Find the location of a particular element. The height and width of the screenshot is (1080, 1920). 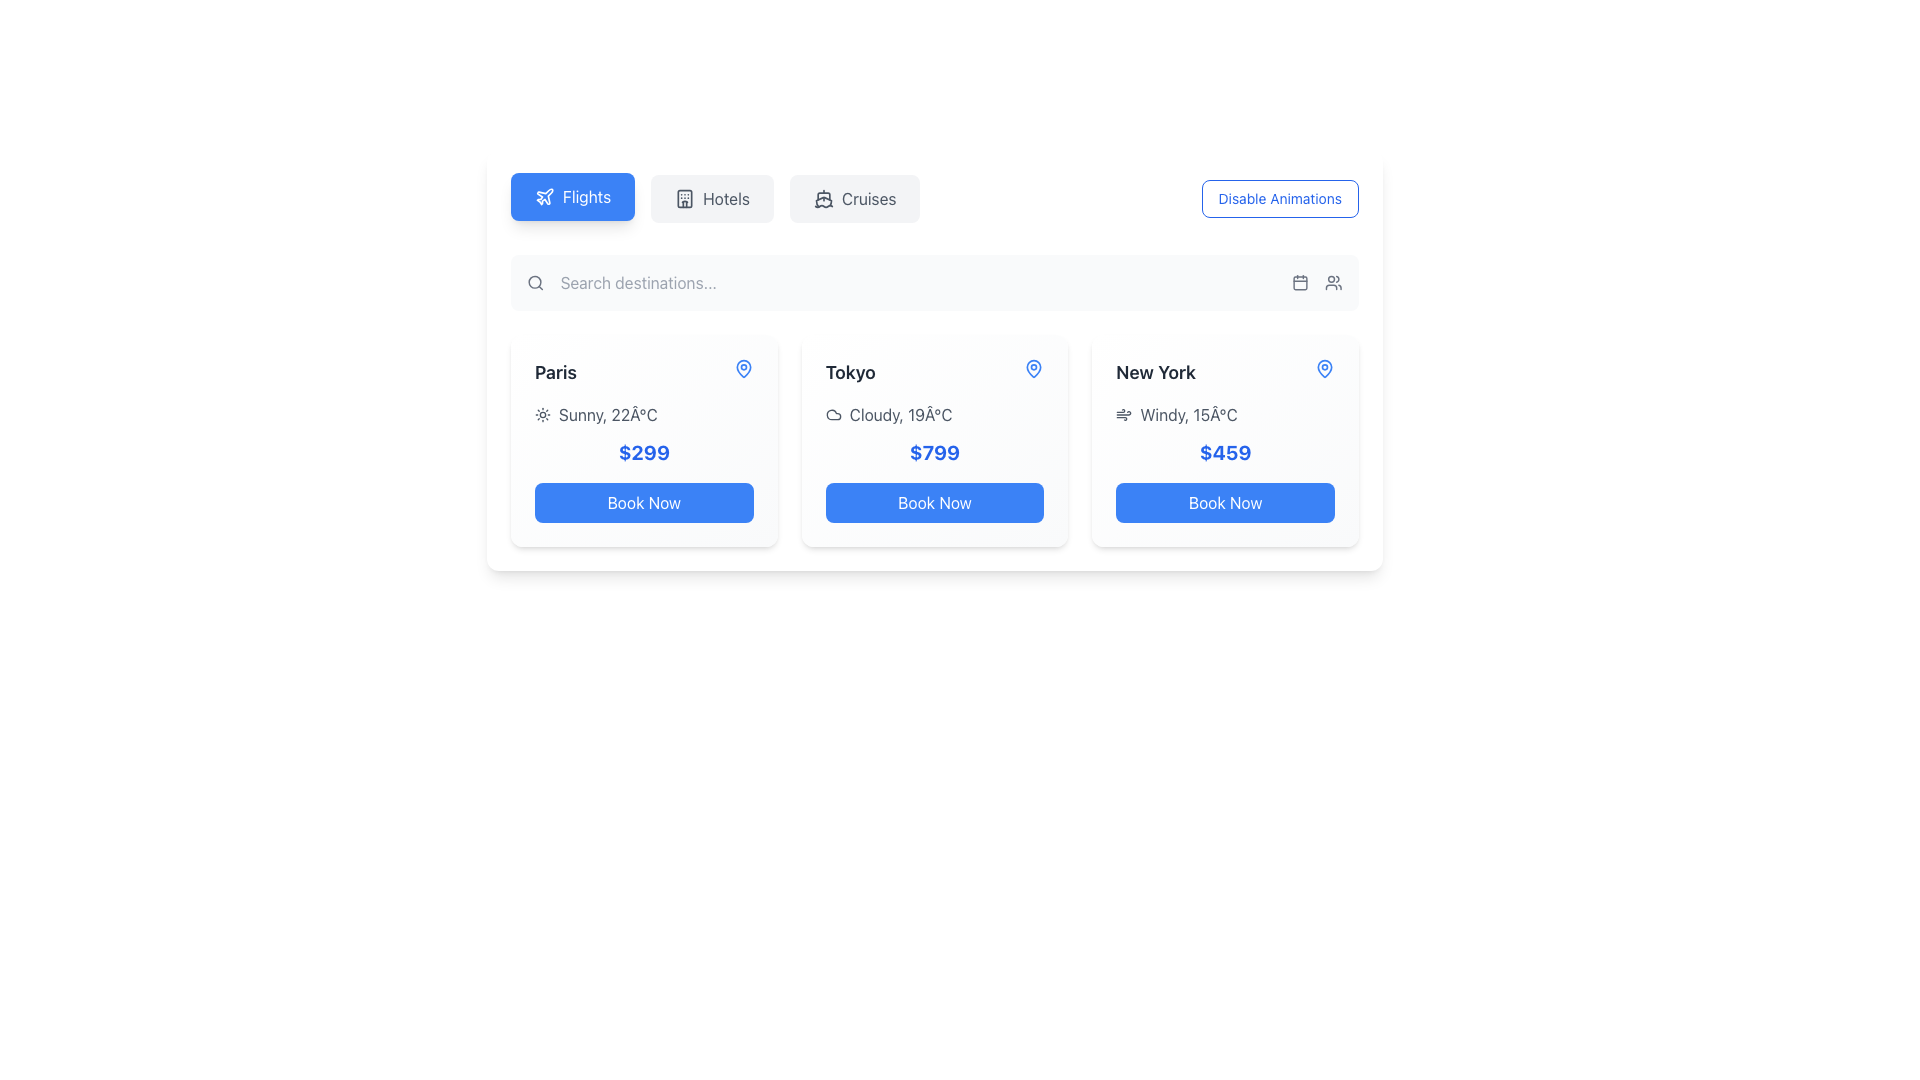

the blue location pin icon located in the upper right corner of the 'Tokyo' card is located at coordinates (1034, 369).